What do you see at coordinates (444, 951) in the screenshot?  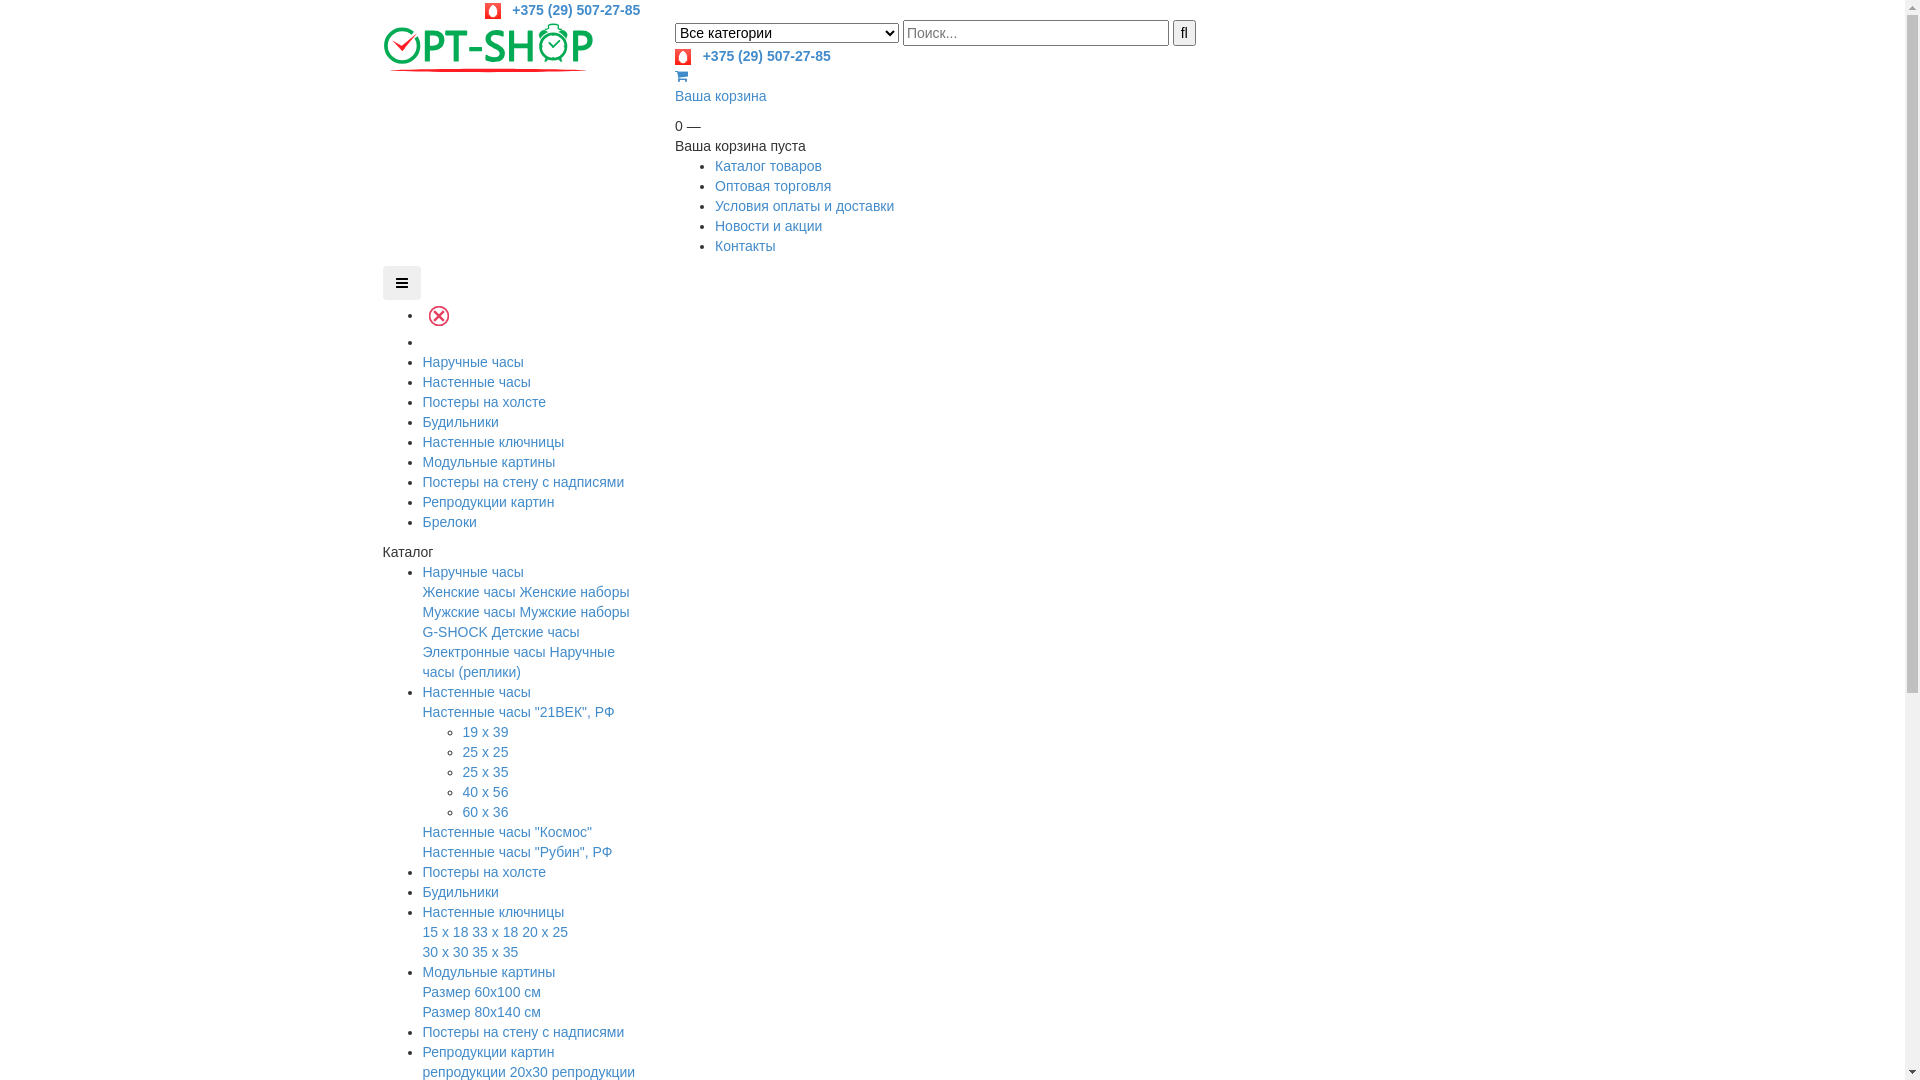 I see `'30 x 30'` at bounding box center [444, 951].